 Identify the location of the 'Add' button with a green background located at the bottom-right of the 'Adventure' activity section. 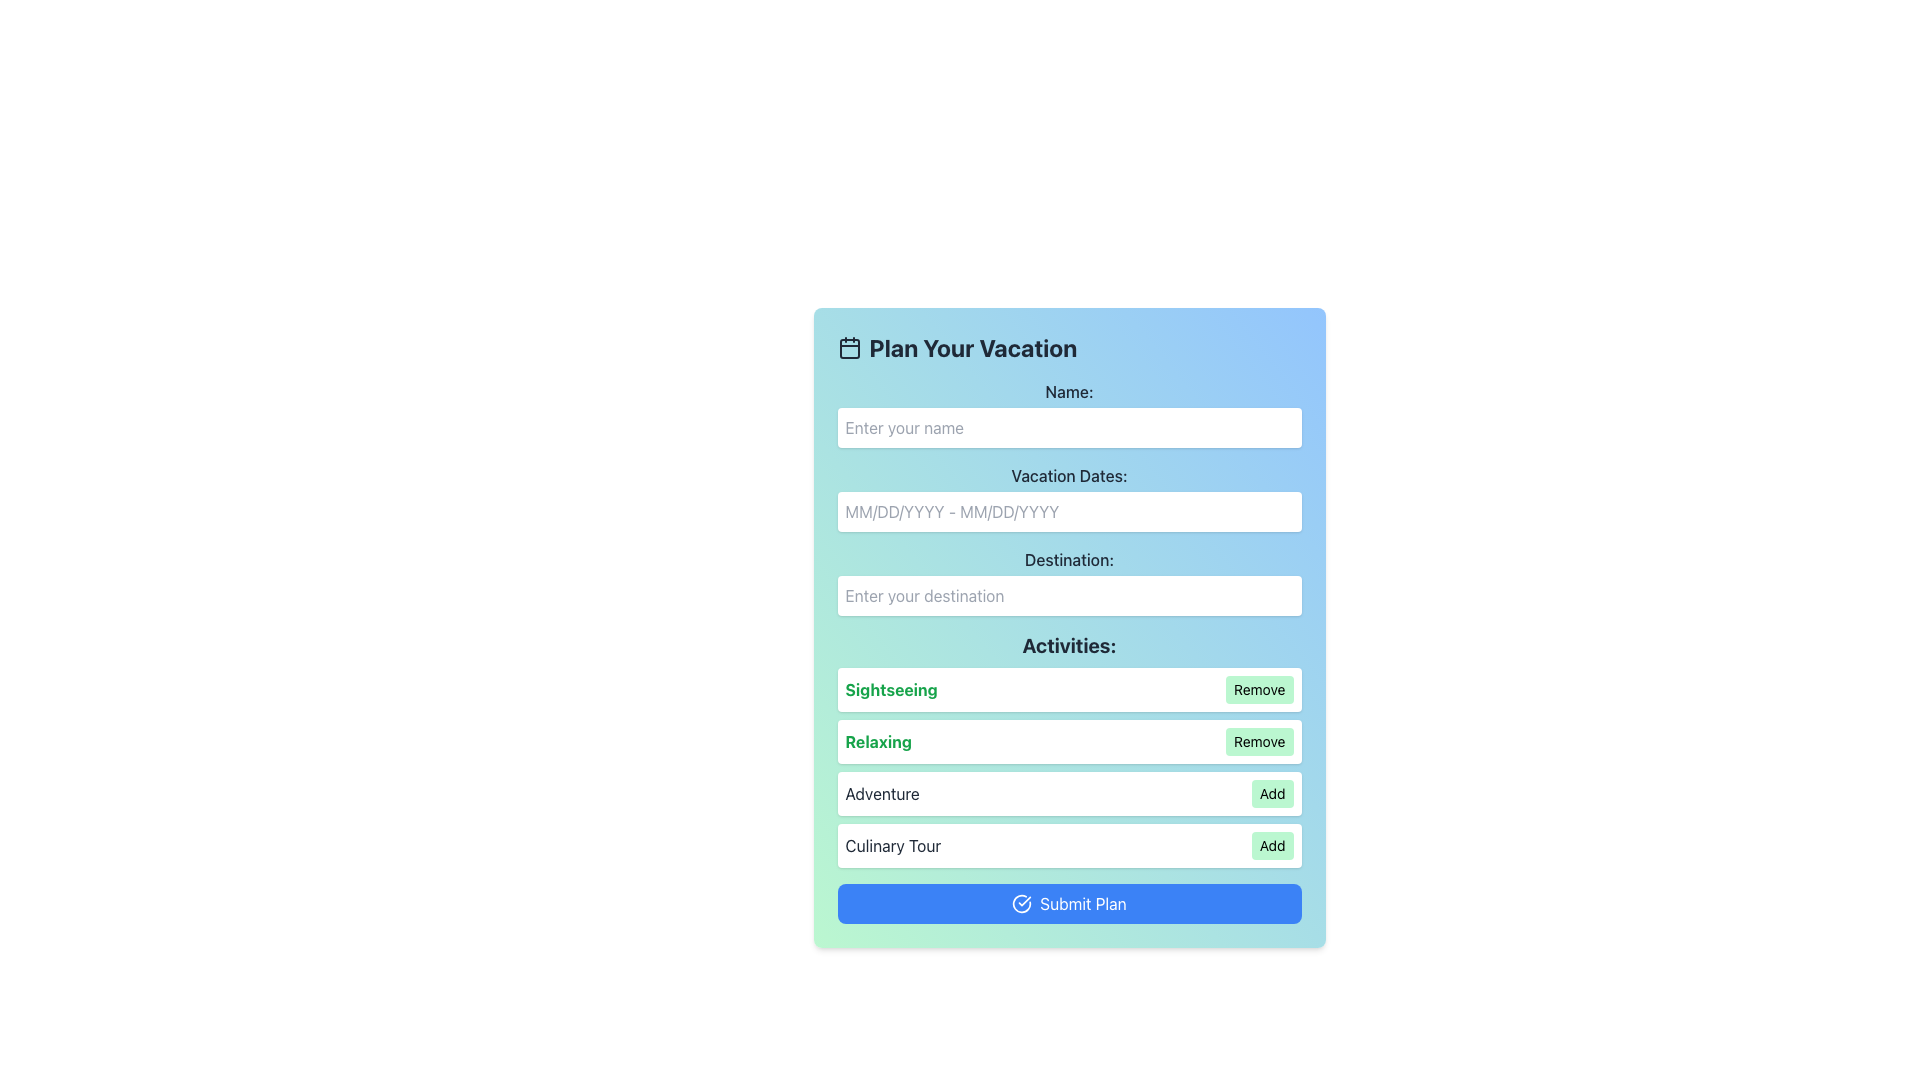
(1271, 793).